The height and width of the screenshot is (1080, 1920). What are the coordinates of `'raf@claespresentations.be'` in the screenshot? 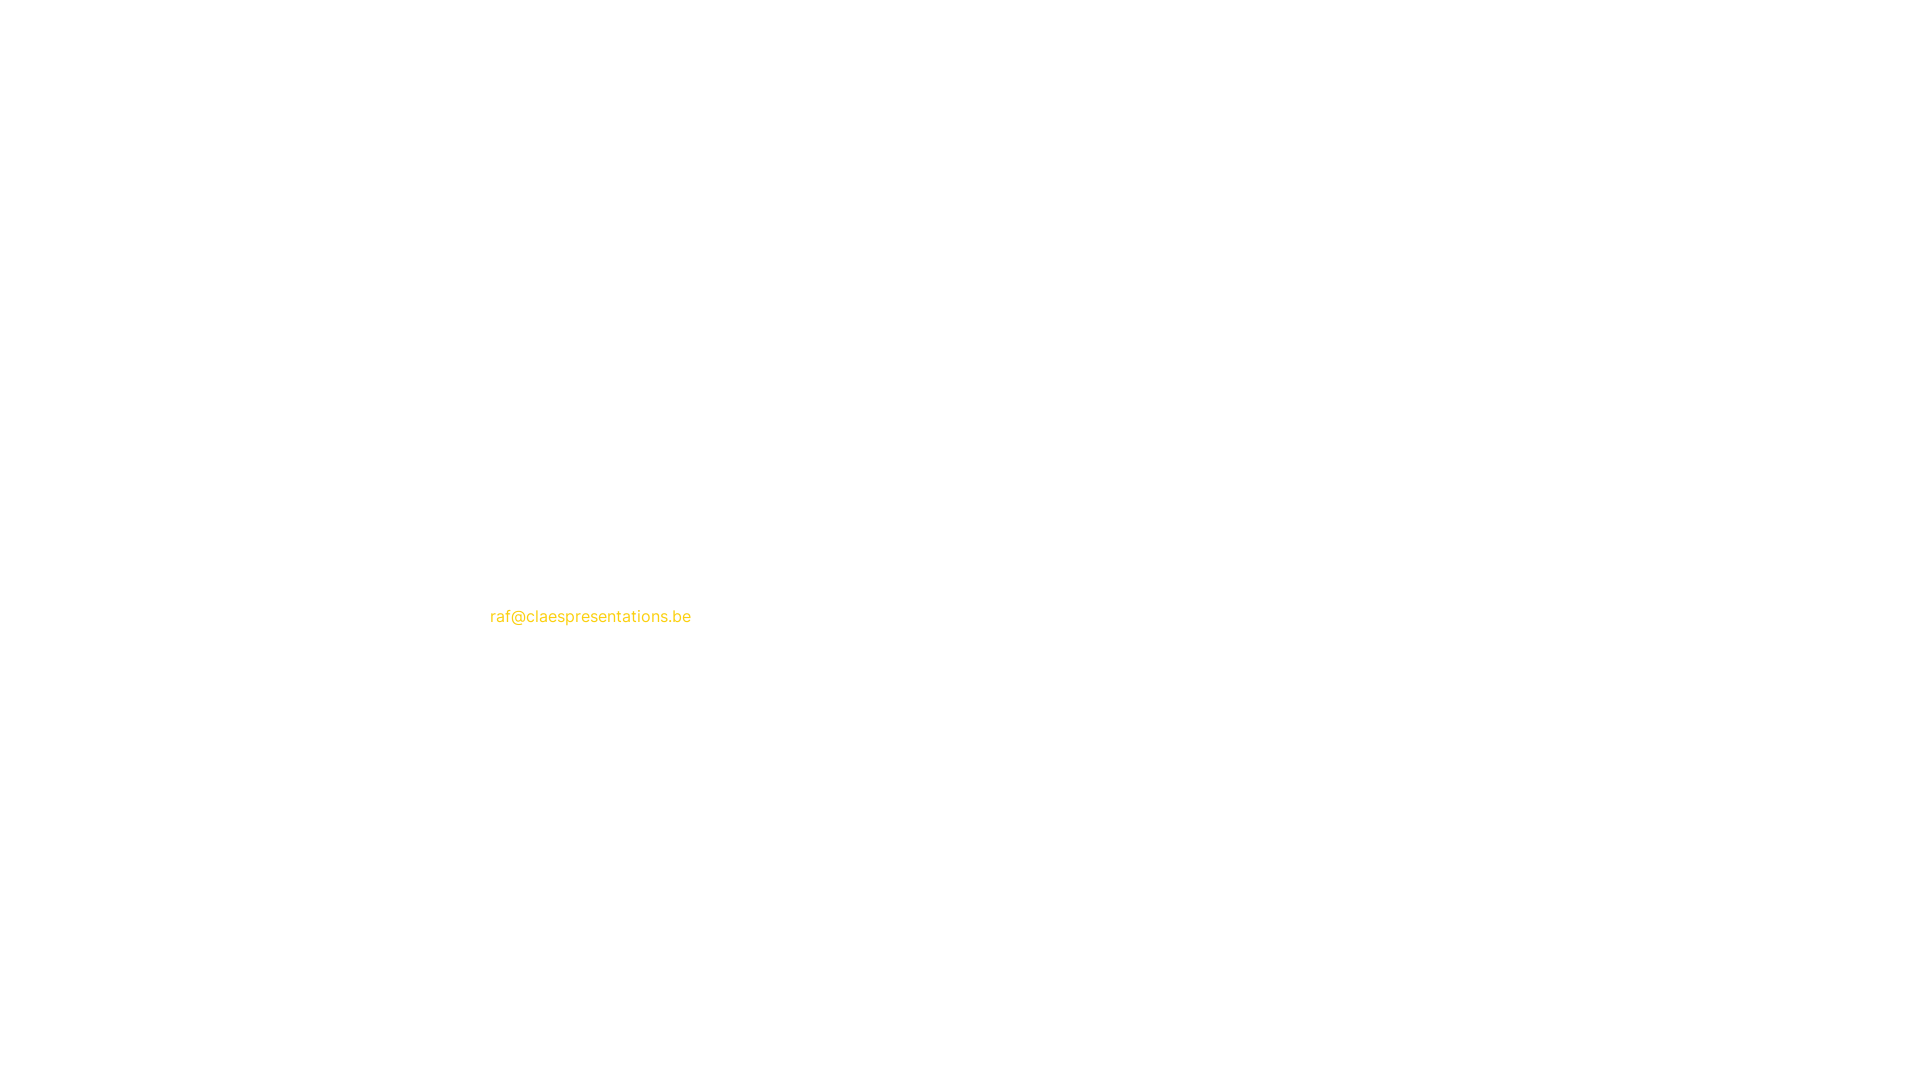 It's located at (589, 615).